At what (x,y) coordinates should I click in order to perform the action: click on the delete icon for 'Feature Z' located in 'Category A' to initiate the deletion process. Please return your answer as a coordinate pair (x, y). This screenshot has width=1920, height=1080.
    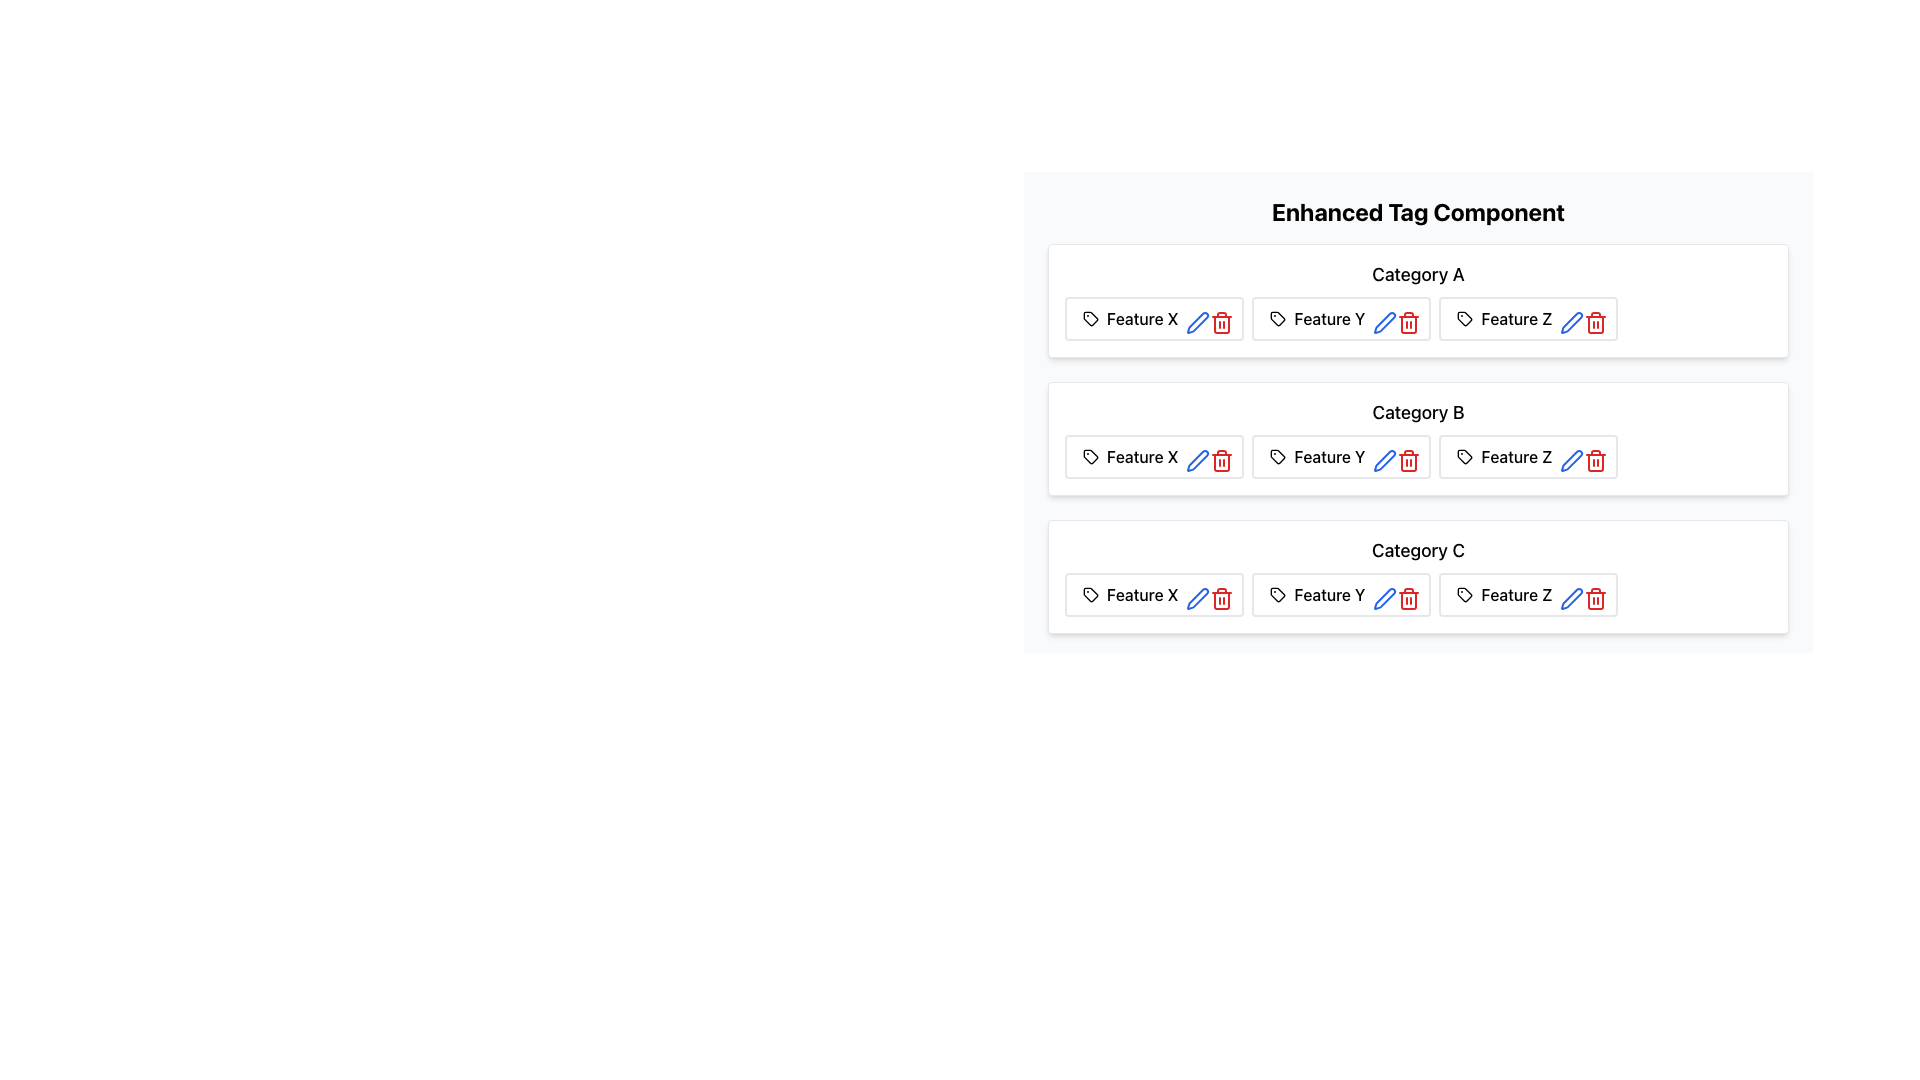
    Looking at the image, I should click on (1595, 322).